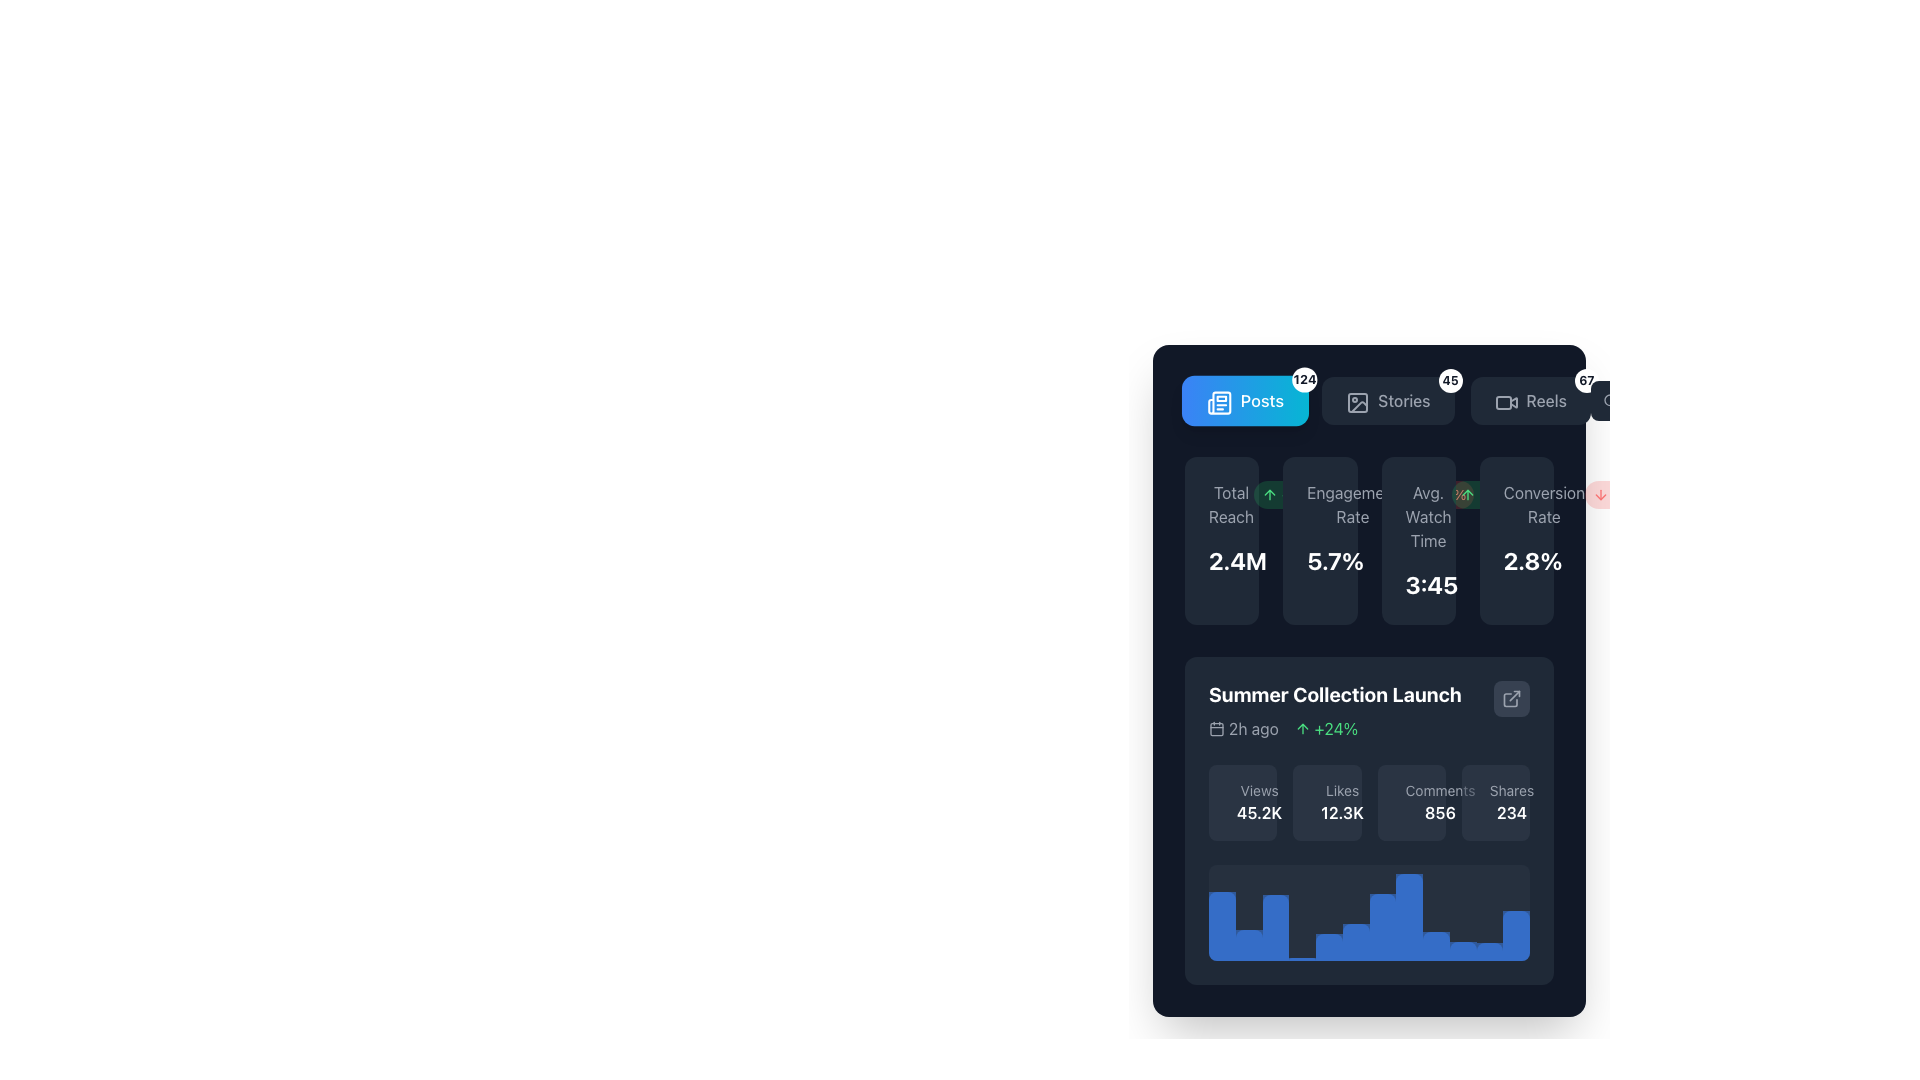 Image resolution: width=1920 pixels, height=1080 pixels. What do you see at coordinates (1221, 540) in the screenshot?
I see `displayed metrics from the Information card located in the top-left position of the grid layout` at bounding box center [1221, 540].